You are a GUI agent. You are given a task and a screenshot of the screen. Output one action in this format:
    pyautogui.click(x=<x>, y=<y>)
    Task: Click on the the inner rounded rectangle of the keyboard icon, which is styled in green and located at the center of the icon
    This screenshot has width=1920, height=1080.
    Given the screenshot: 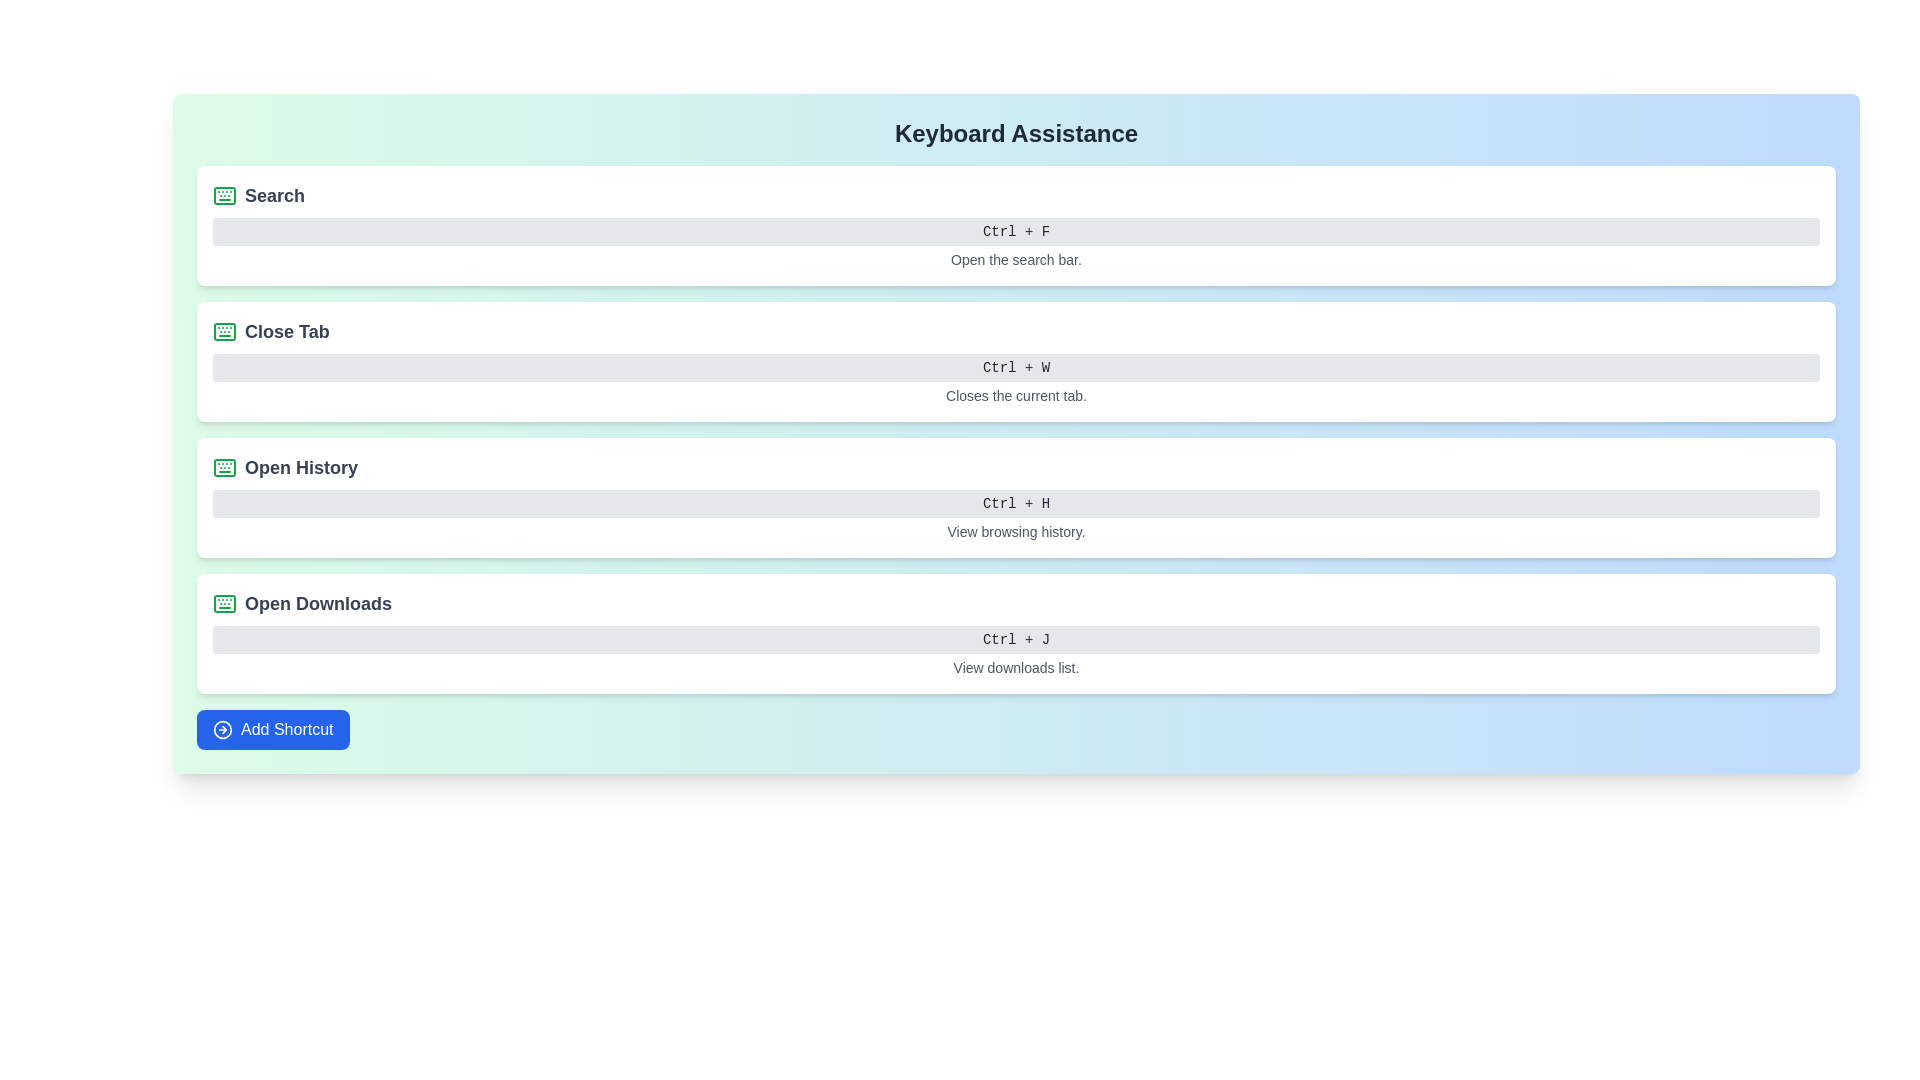 What is the action you would take?
    pyautogui.click(x=225, y=330)
    